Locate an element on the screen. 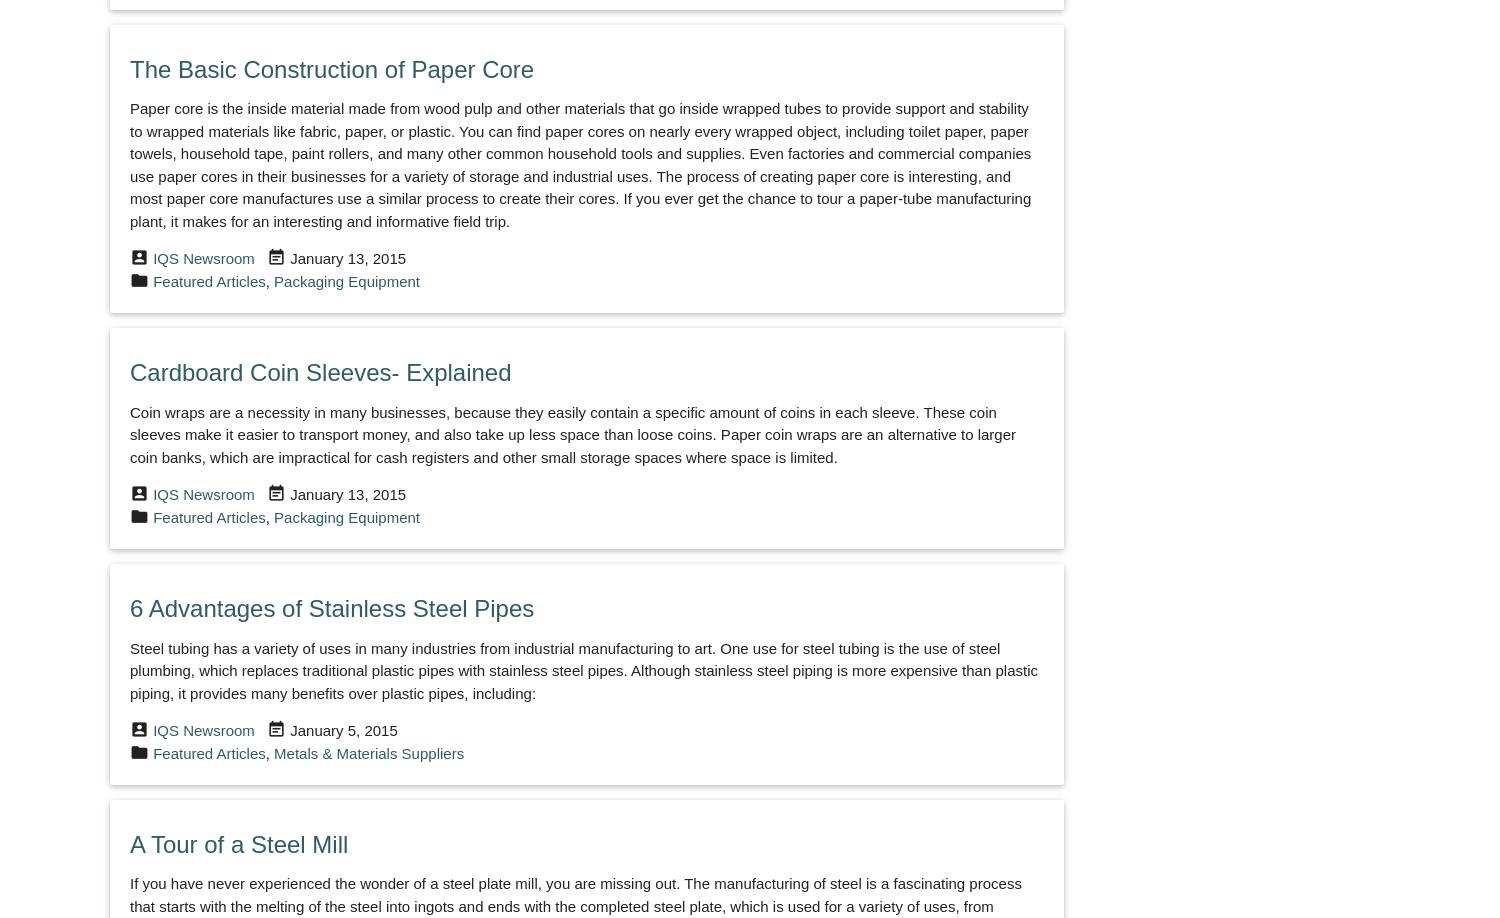 The width and height of the screenshot is (1500, 918). 'Featured Industries' is located at coordinates (159, 643).